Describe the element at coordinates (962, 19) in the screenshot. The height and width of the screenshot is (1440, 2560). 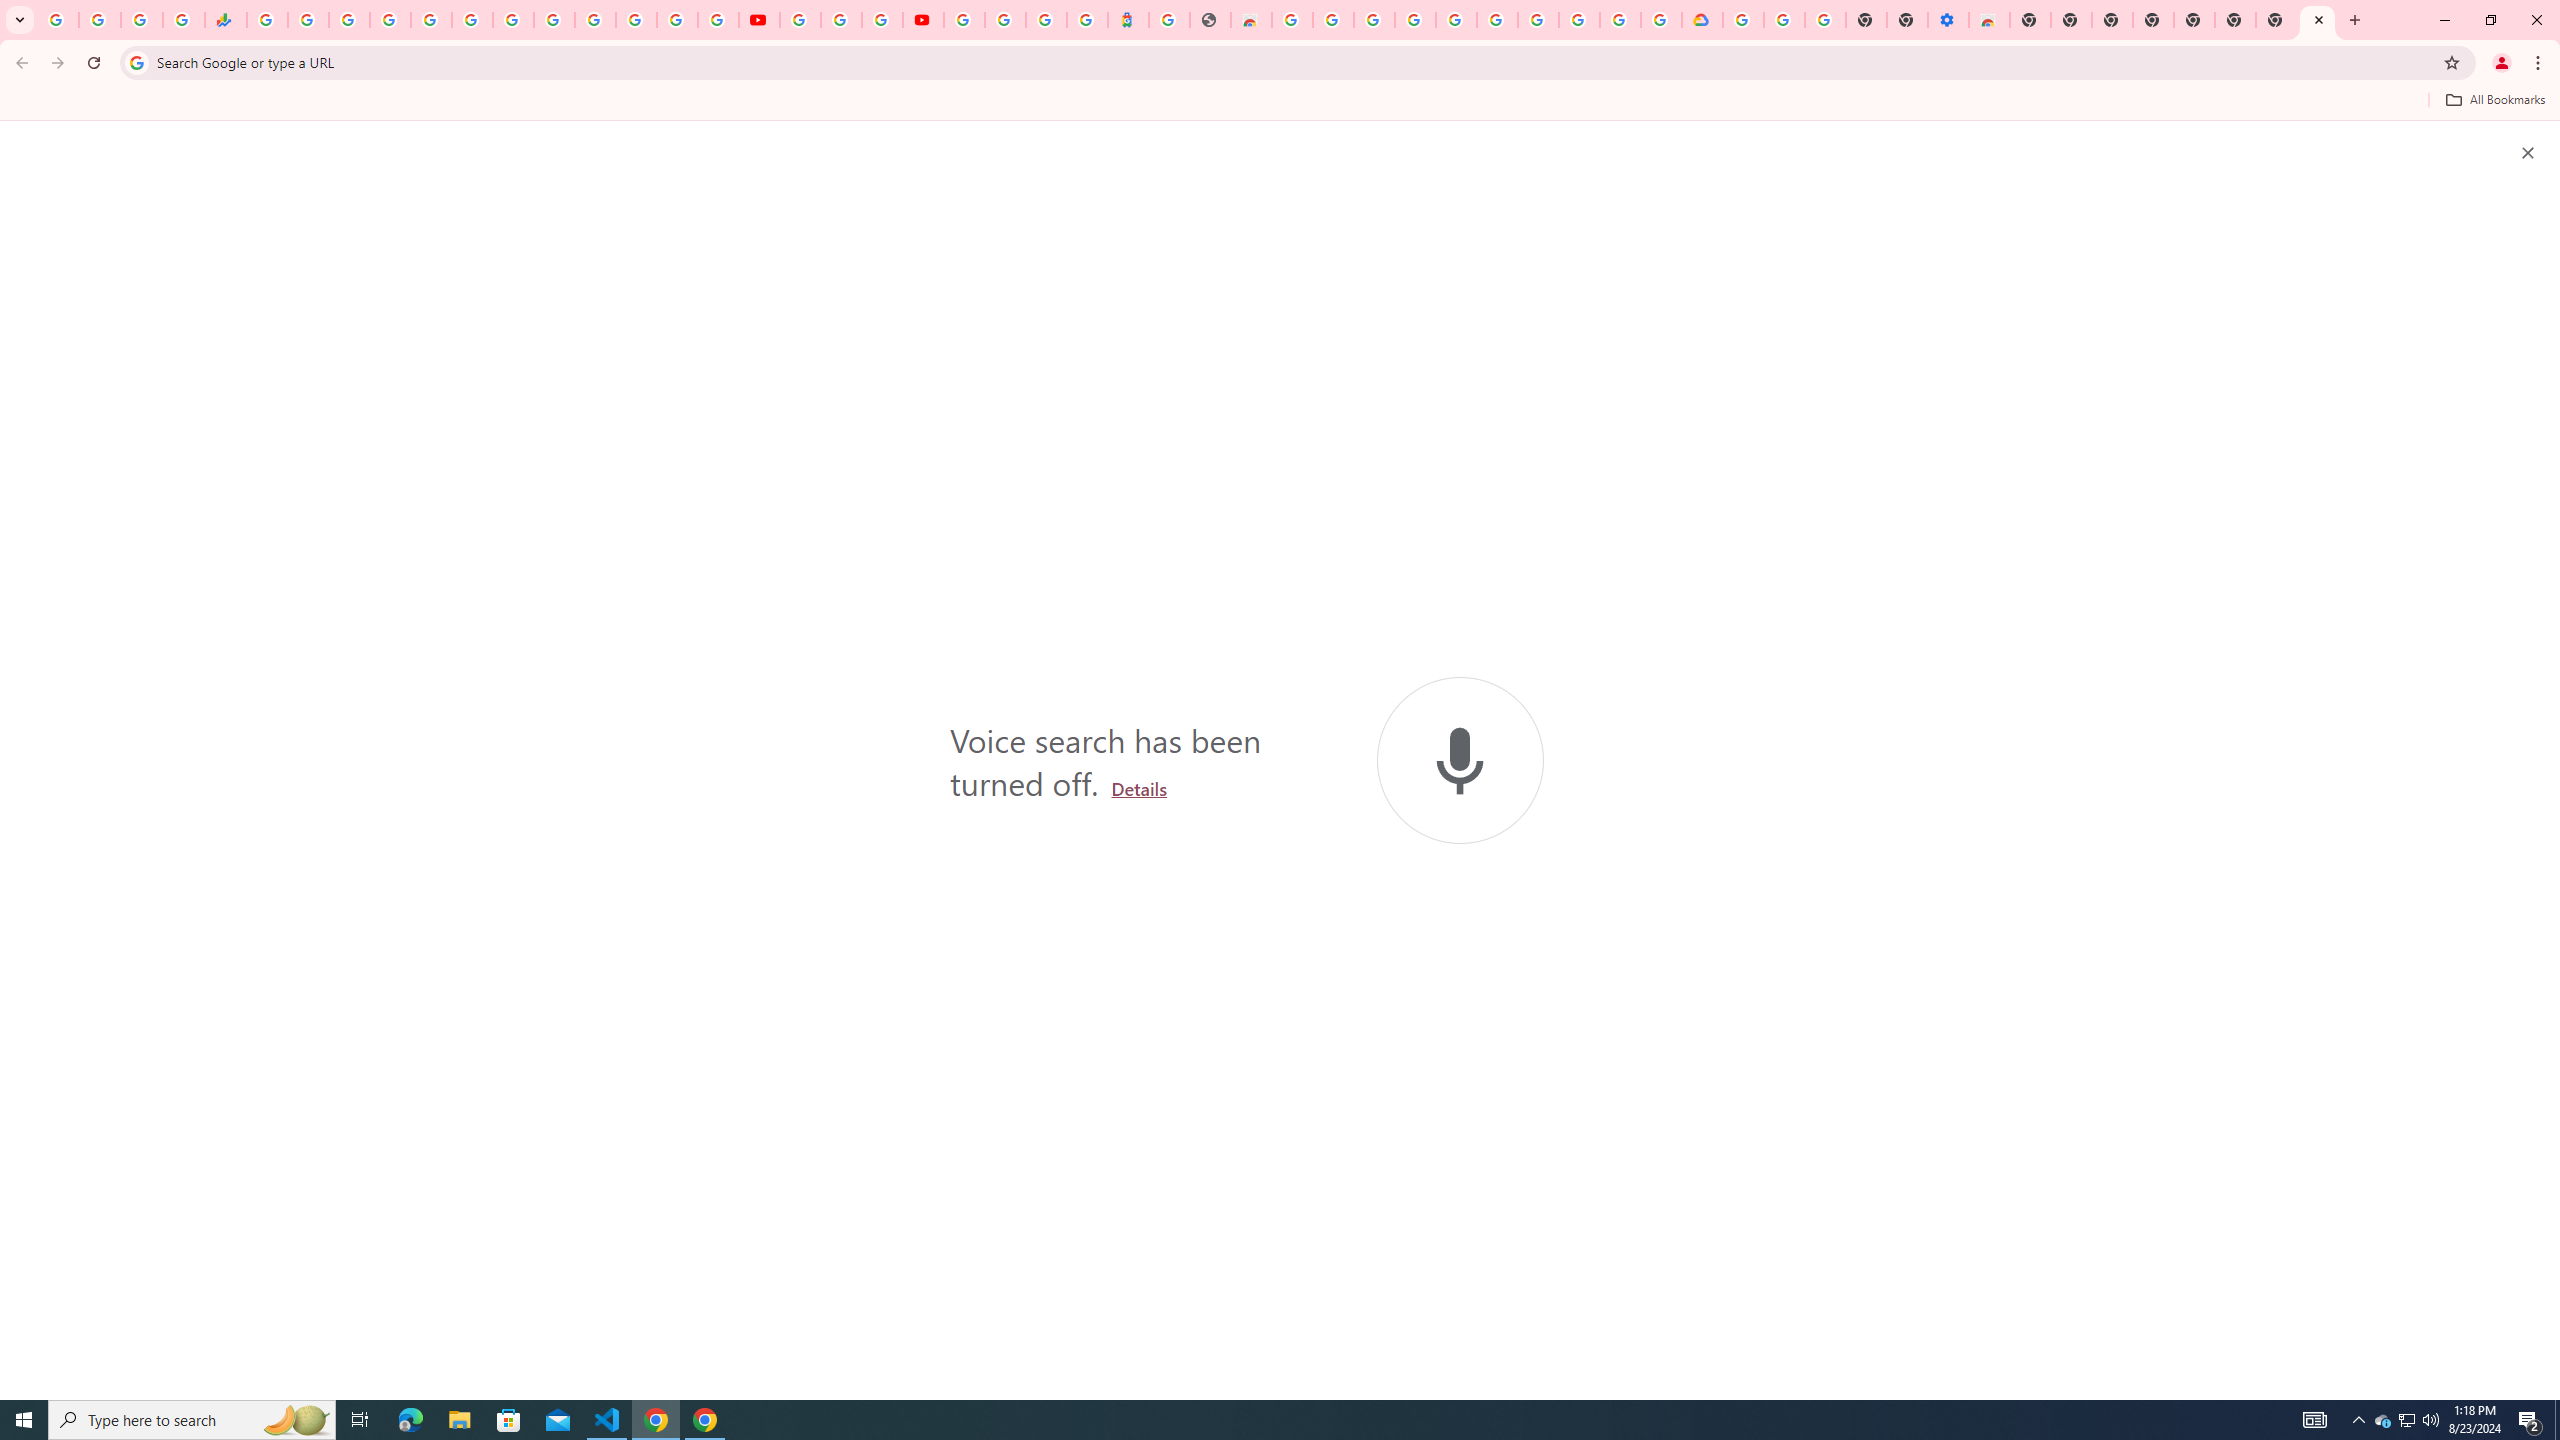
I see `'Sign in - Google Accounts'` at that location.